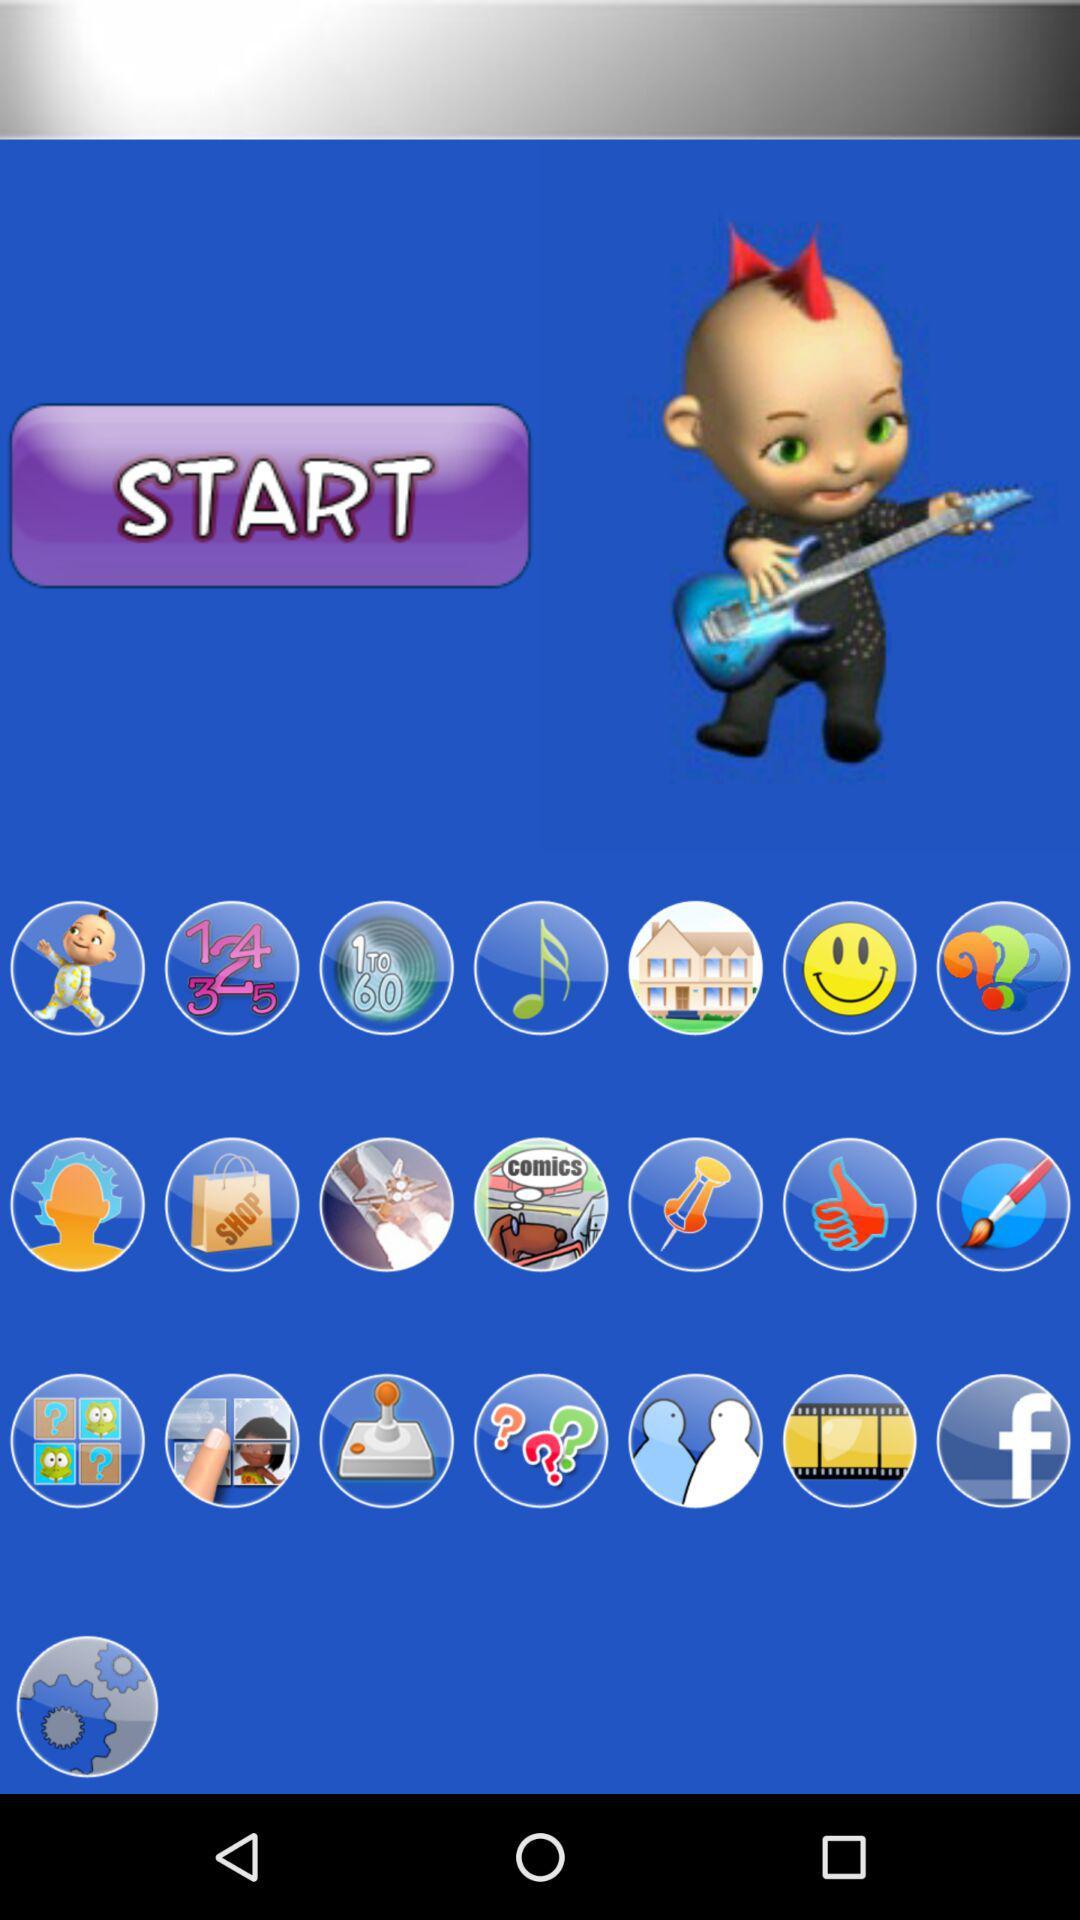 The height and width of the screenshot is (1920, 1080). Describe the element at coordinates (1003, 1441) in the screenshot. I see `facebook icon` at that location.